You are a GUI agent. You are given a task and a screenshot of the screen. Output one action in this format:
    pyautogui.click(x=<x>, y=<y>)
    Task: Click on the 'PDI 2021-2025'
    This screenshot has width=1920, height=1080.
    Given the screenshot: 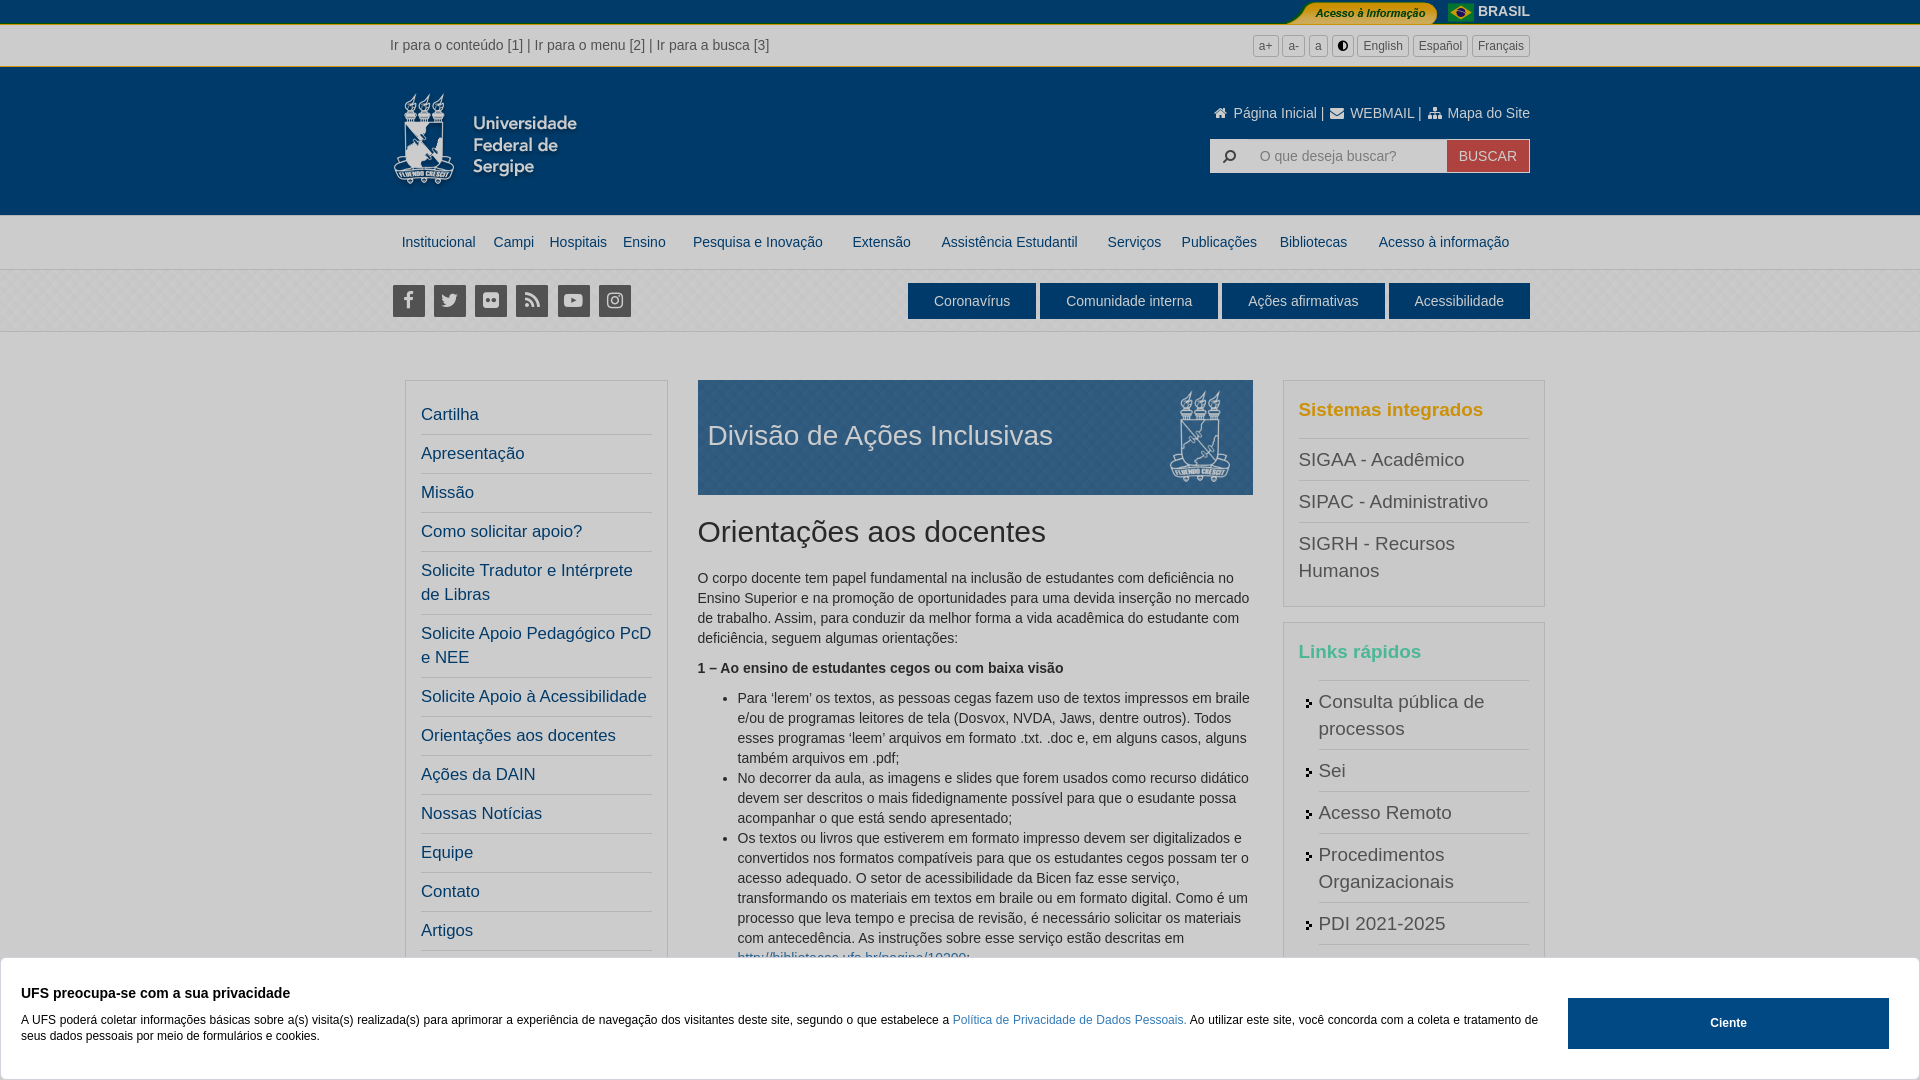 What is the action you would take?
    pyautogui.click(x=1380, y=923)
    